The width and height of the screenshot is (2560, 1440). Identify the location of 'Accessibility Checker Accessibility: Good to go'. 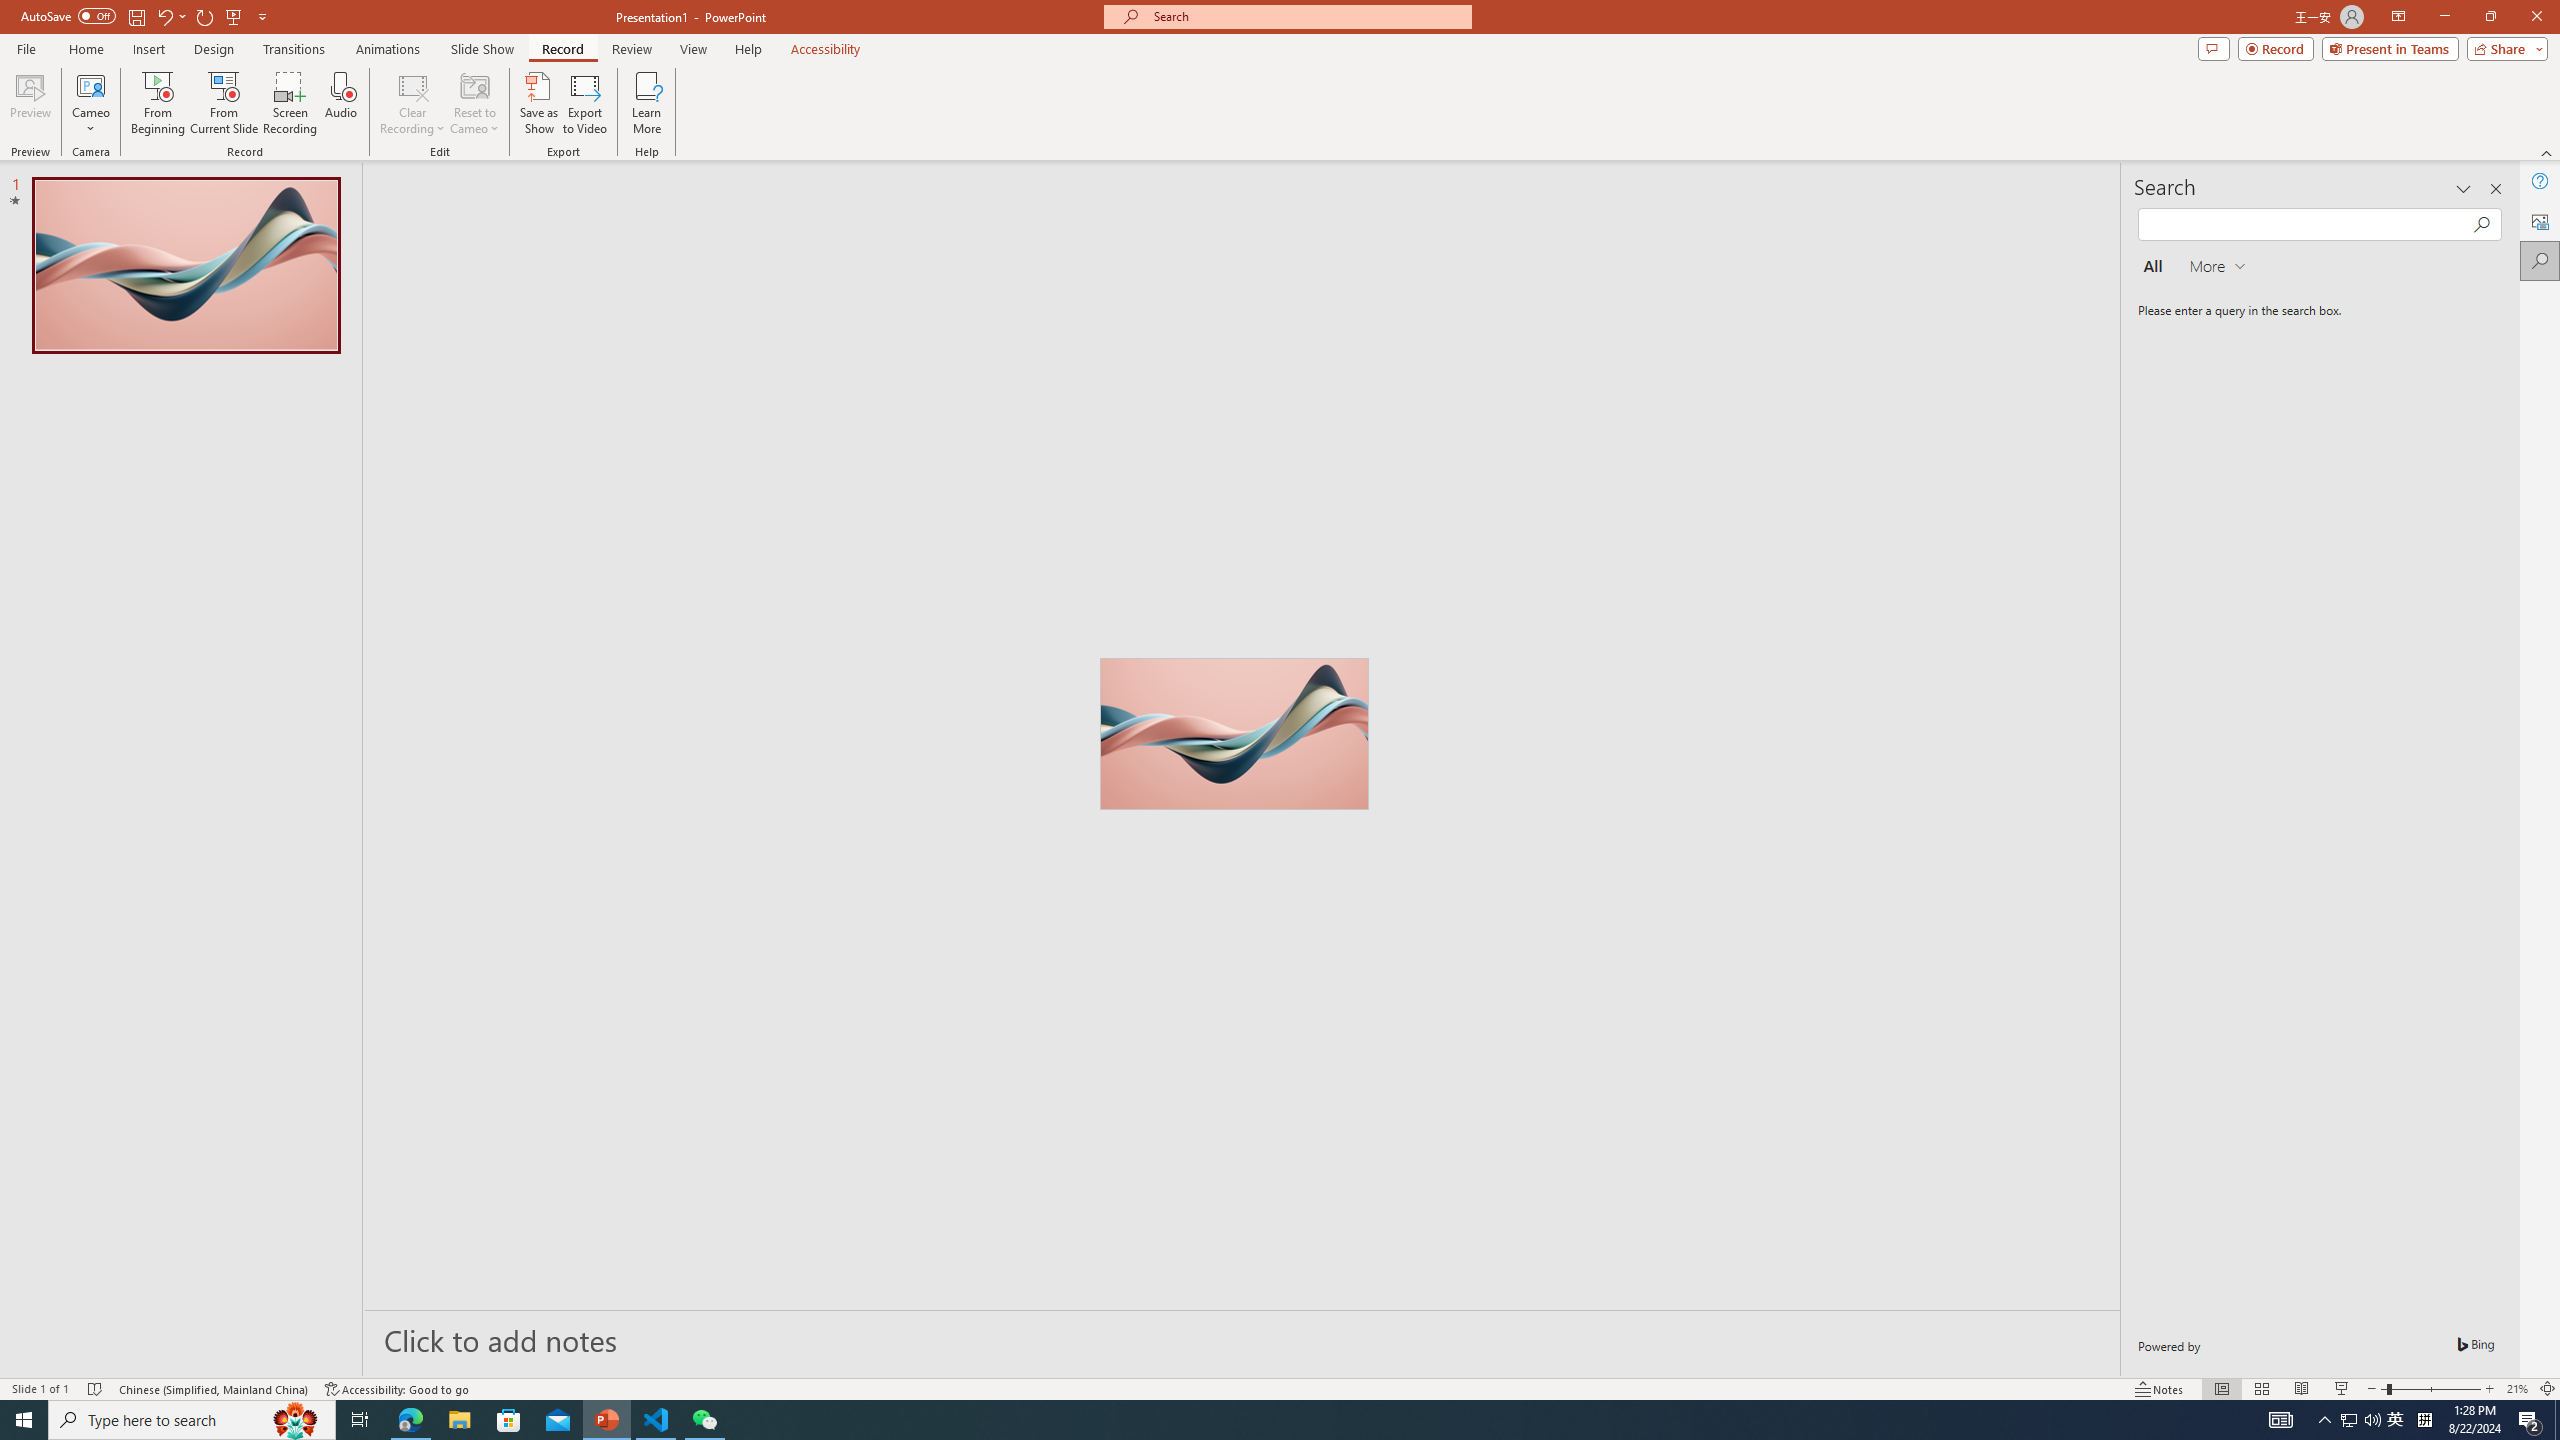
(398, 1389).